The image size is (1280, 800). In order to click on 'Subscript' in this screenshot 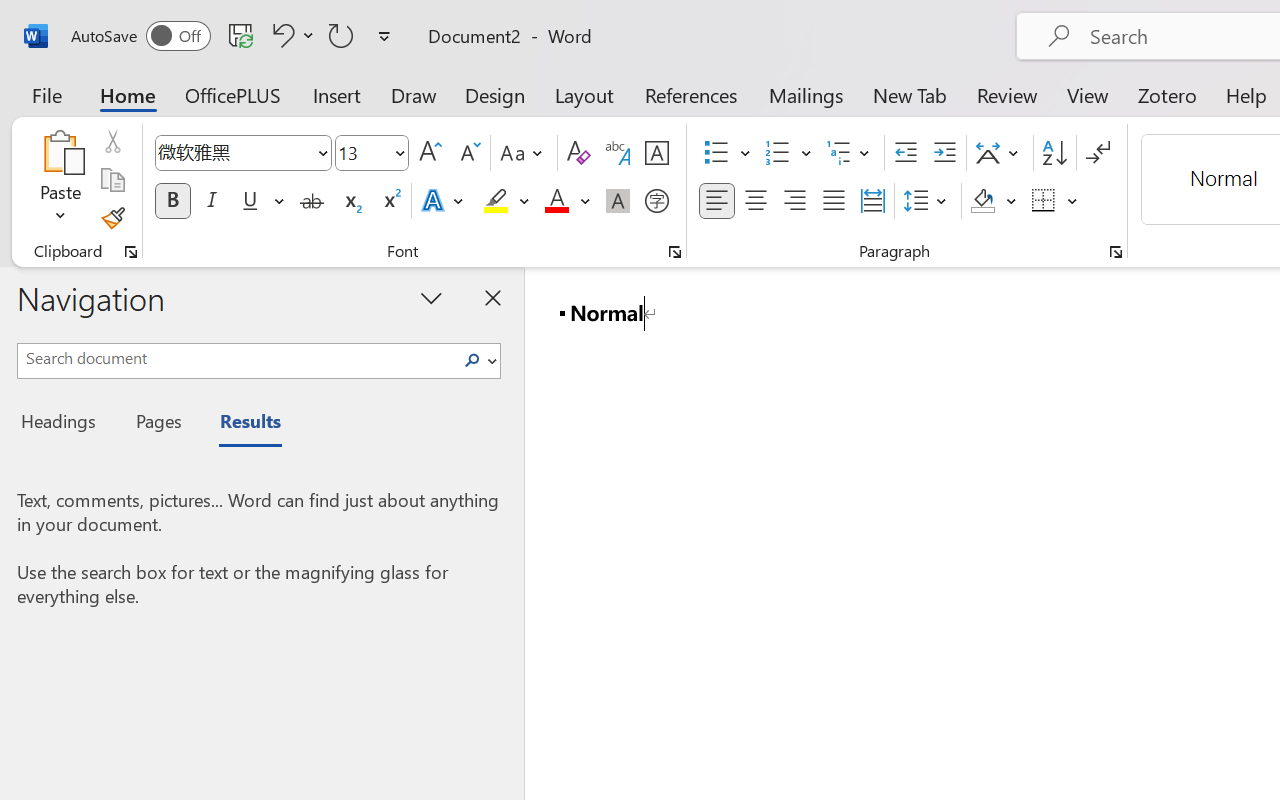, I will do `click(350, 201)`.